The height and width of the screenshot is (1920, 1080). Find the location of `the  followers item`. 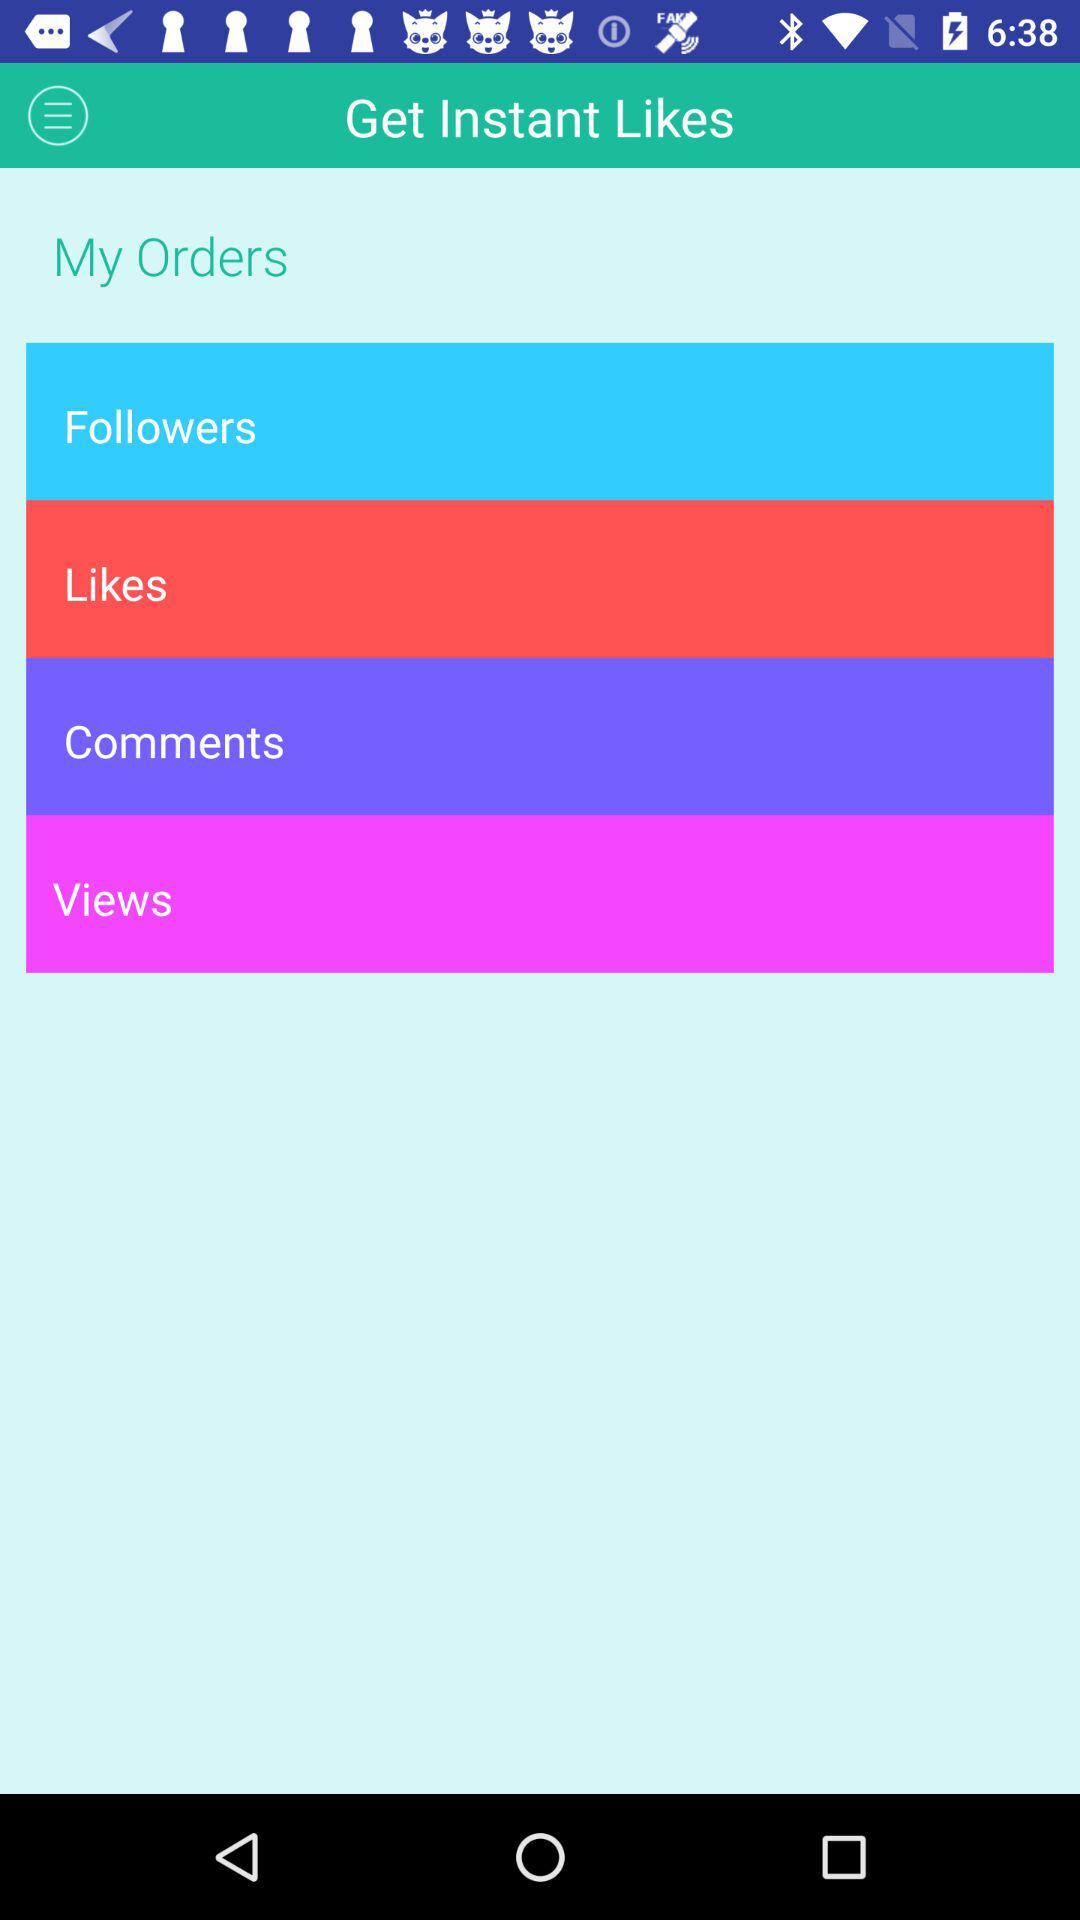

the  followers item is located at coordinates (540, 420).